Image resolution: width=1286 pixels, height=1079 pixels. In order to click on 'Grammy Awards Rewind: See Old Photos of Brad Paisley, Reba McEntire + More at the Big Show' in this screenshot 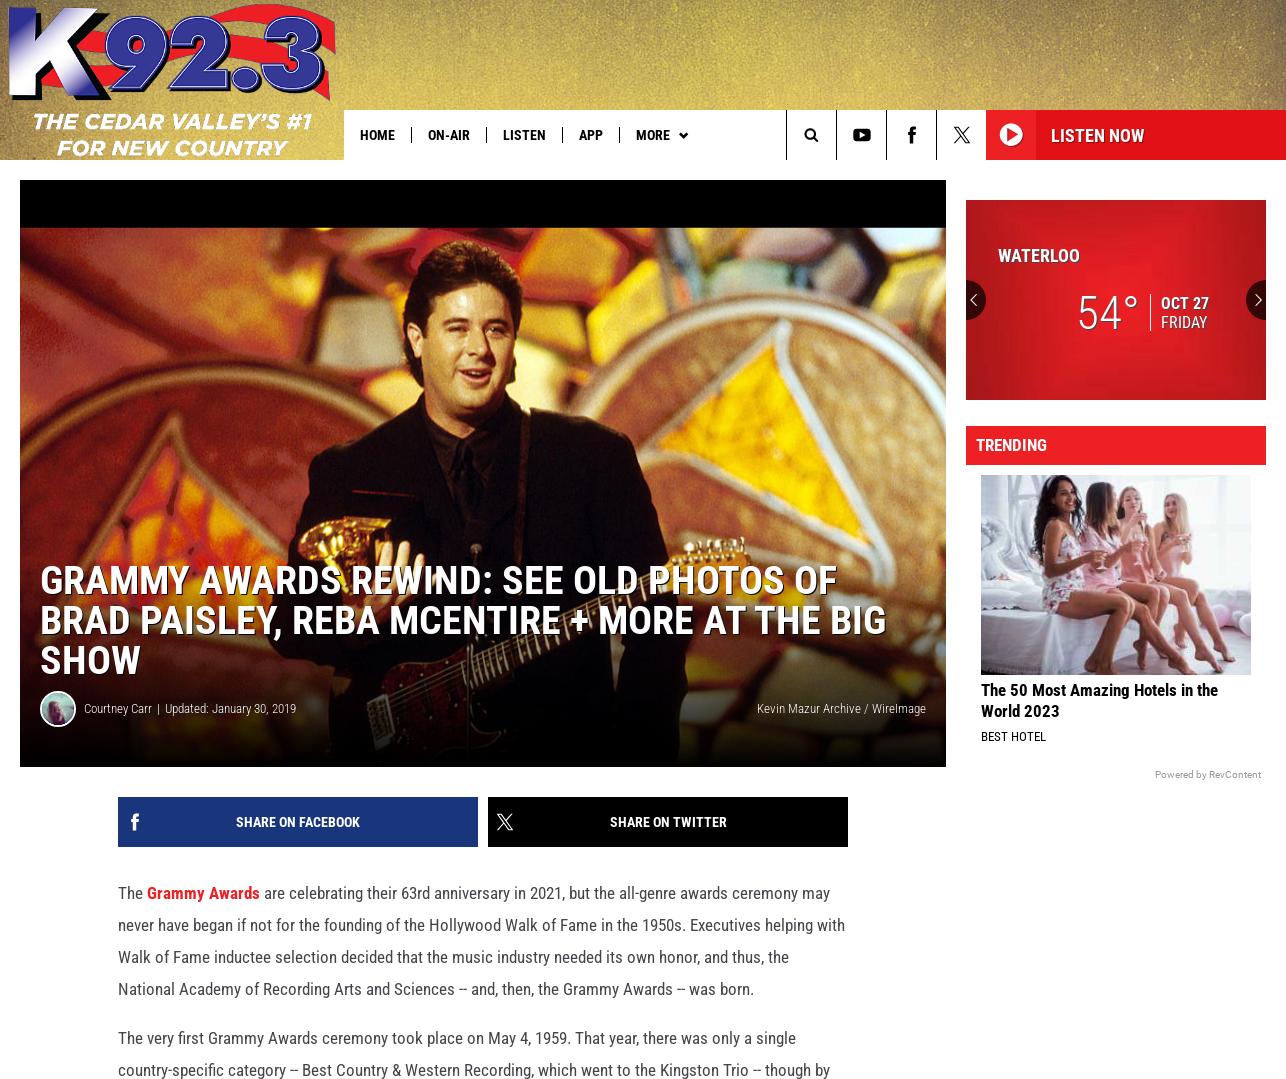, I will do `click(461, 651)`.